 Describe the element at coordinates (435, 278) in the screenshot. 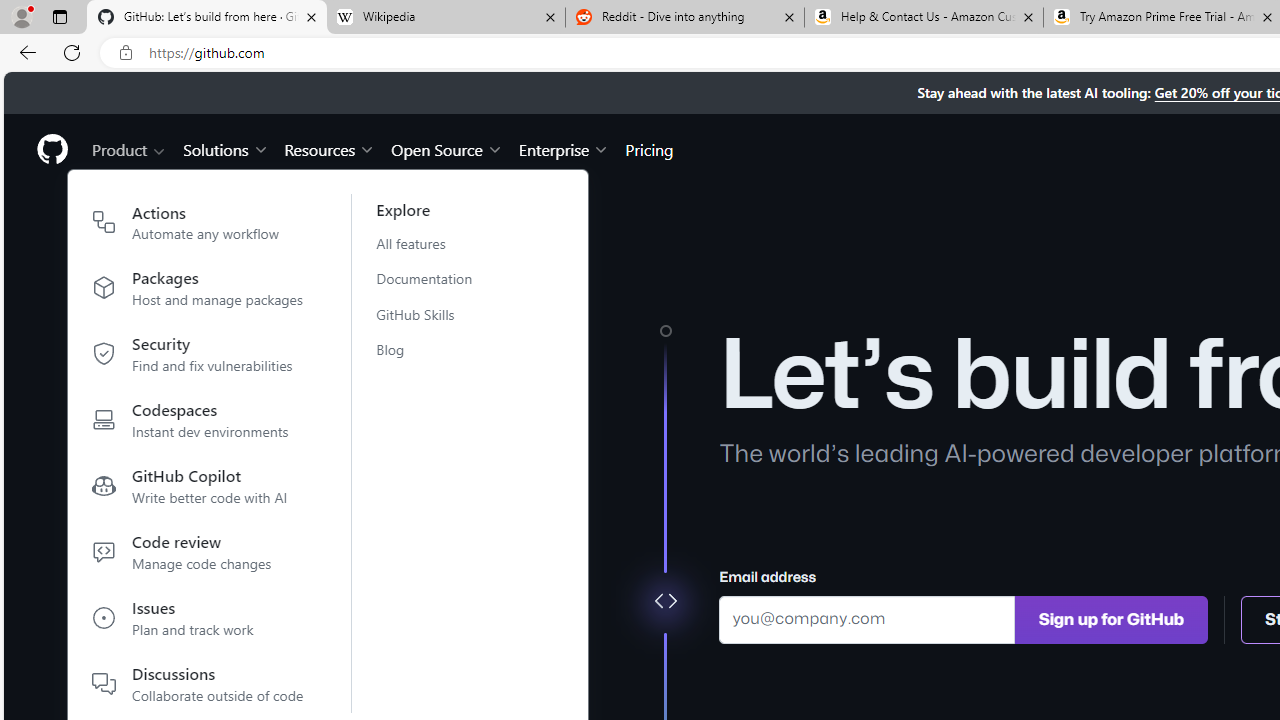

I see `'Documentation'` at that location.